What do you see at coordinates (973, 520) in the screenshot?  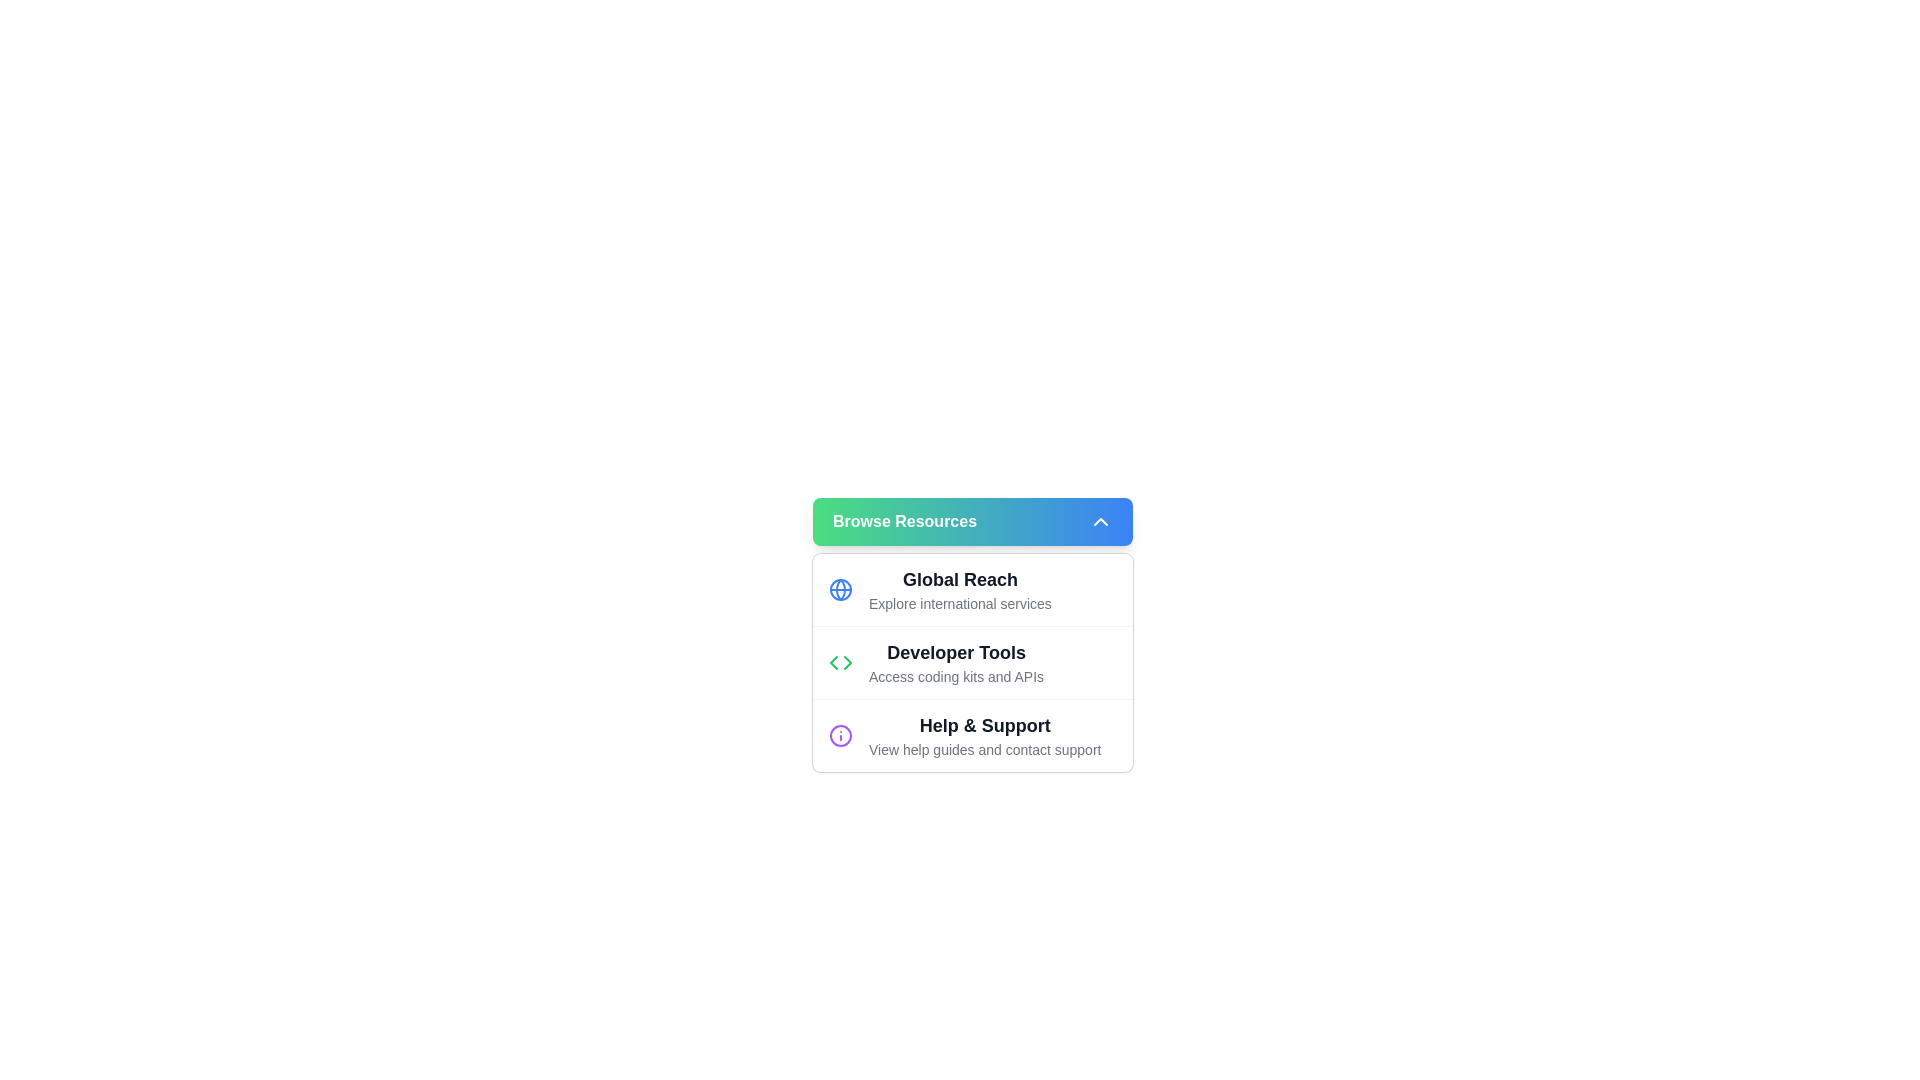 I see `the 'Browse Resources' button, which is a rectangular button with a gradient background from green to blue and contains white text and a chevron icon` at bounding box center [973, 520].